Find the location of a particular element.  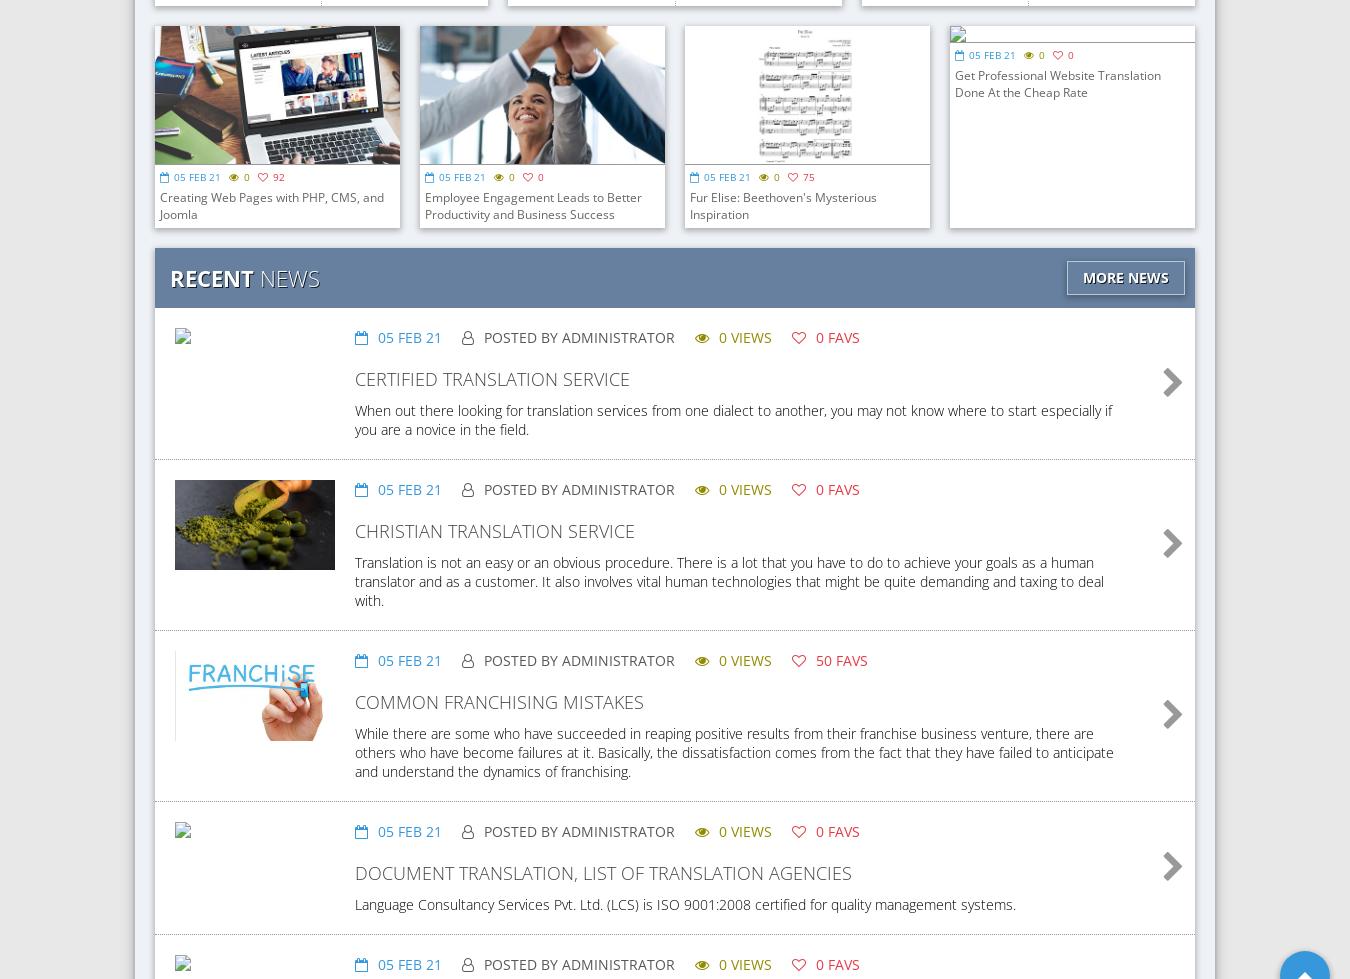

'Language Consultancy Services Pvt. Ltd. (LCS) is ISO 9001:2008 certified for quality management systems.' is located at coordinates (684, 903).